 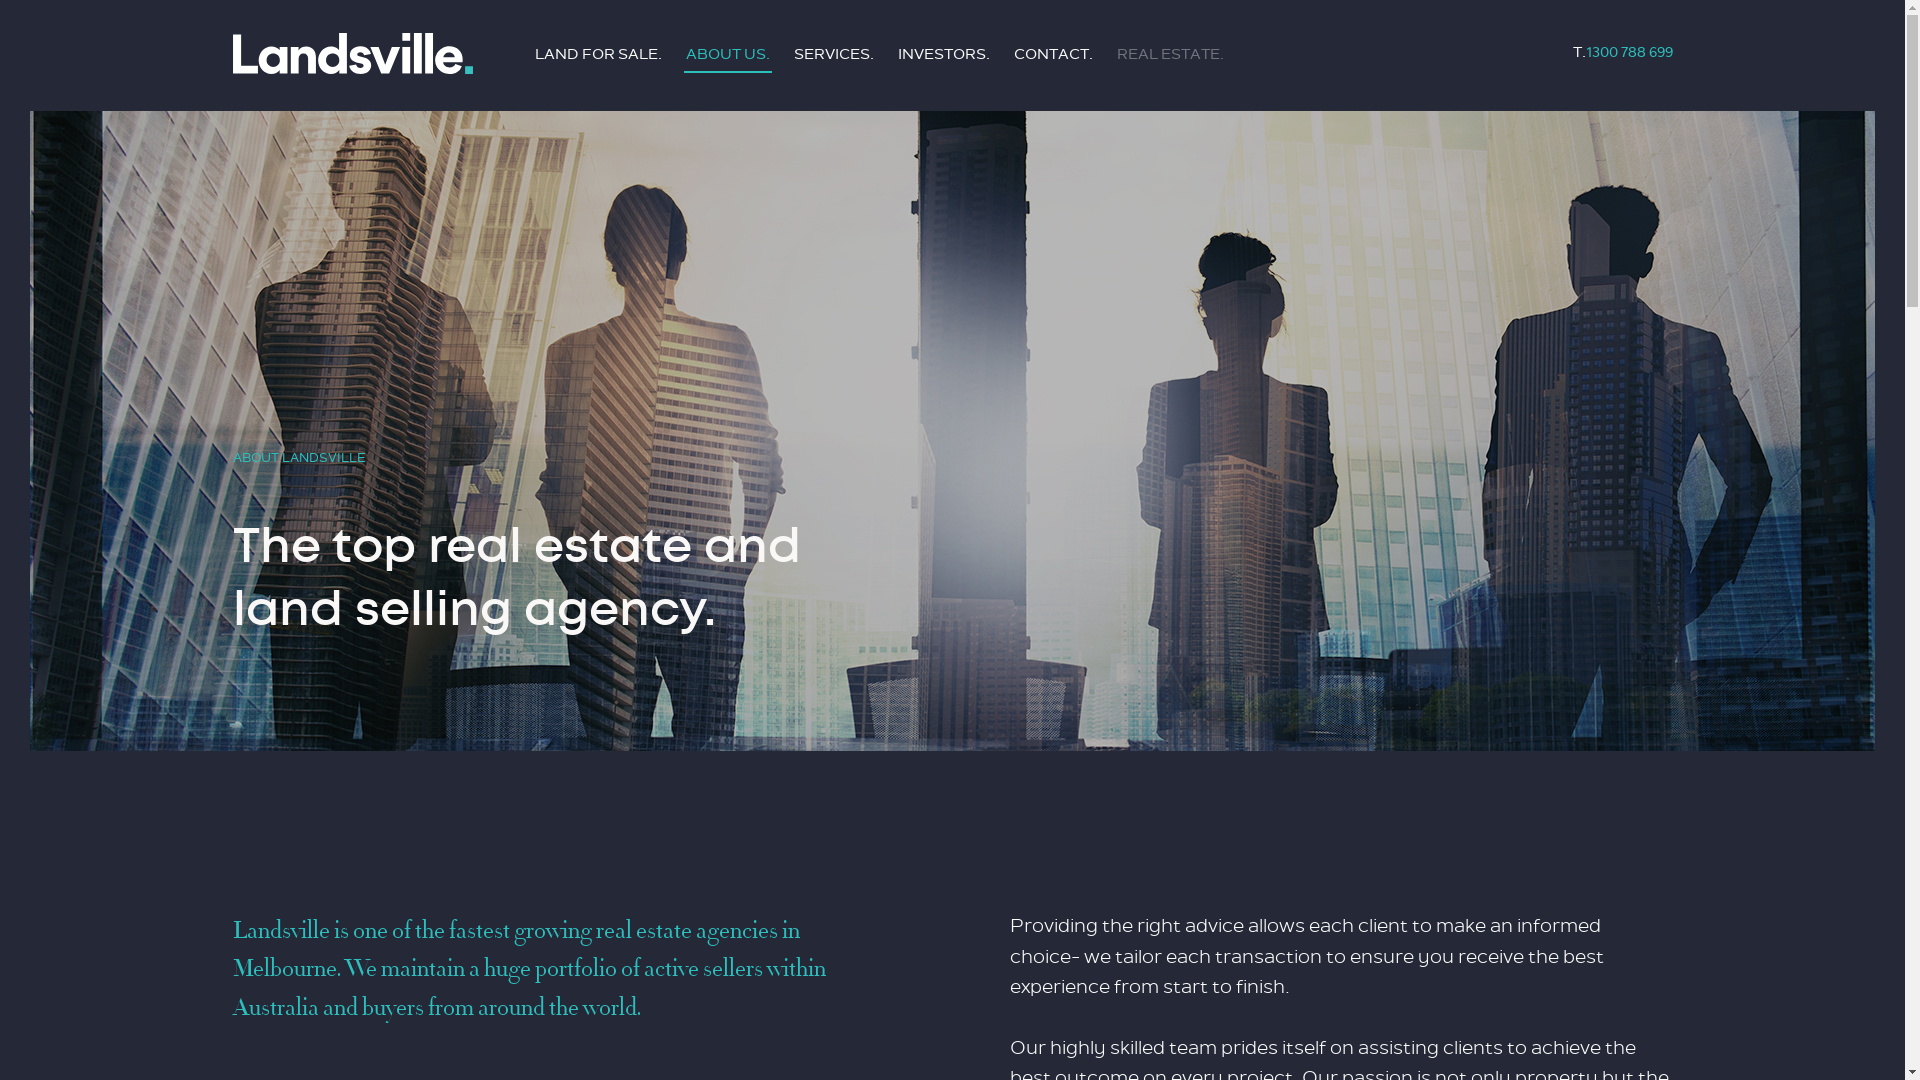 What do you see at coordinates (1169, 53) in the screenshot?
I see `'REAL ESTATE.'` at bounding box center [1169, 53].